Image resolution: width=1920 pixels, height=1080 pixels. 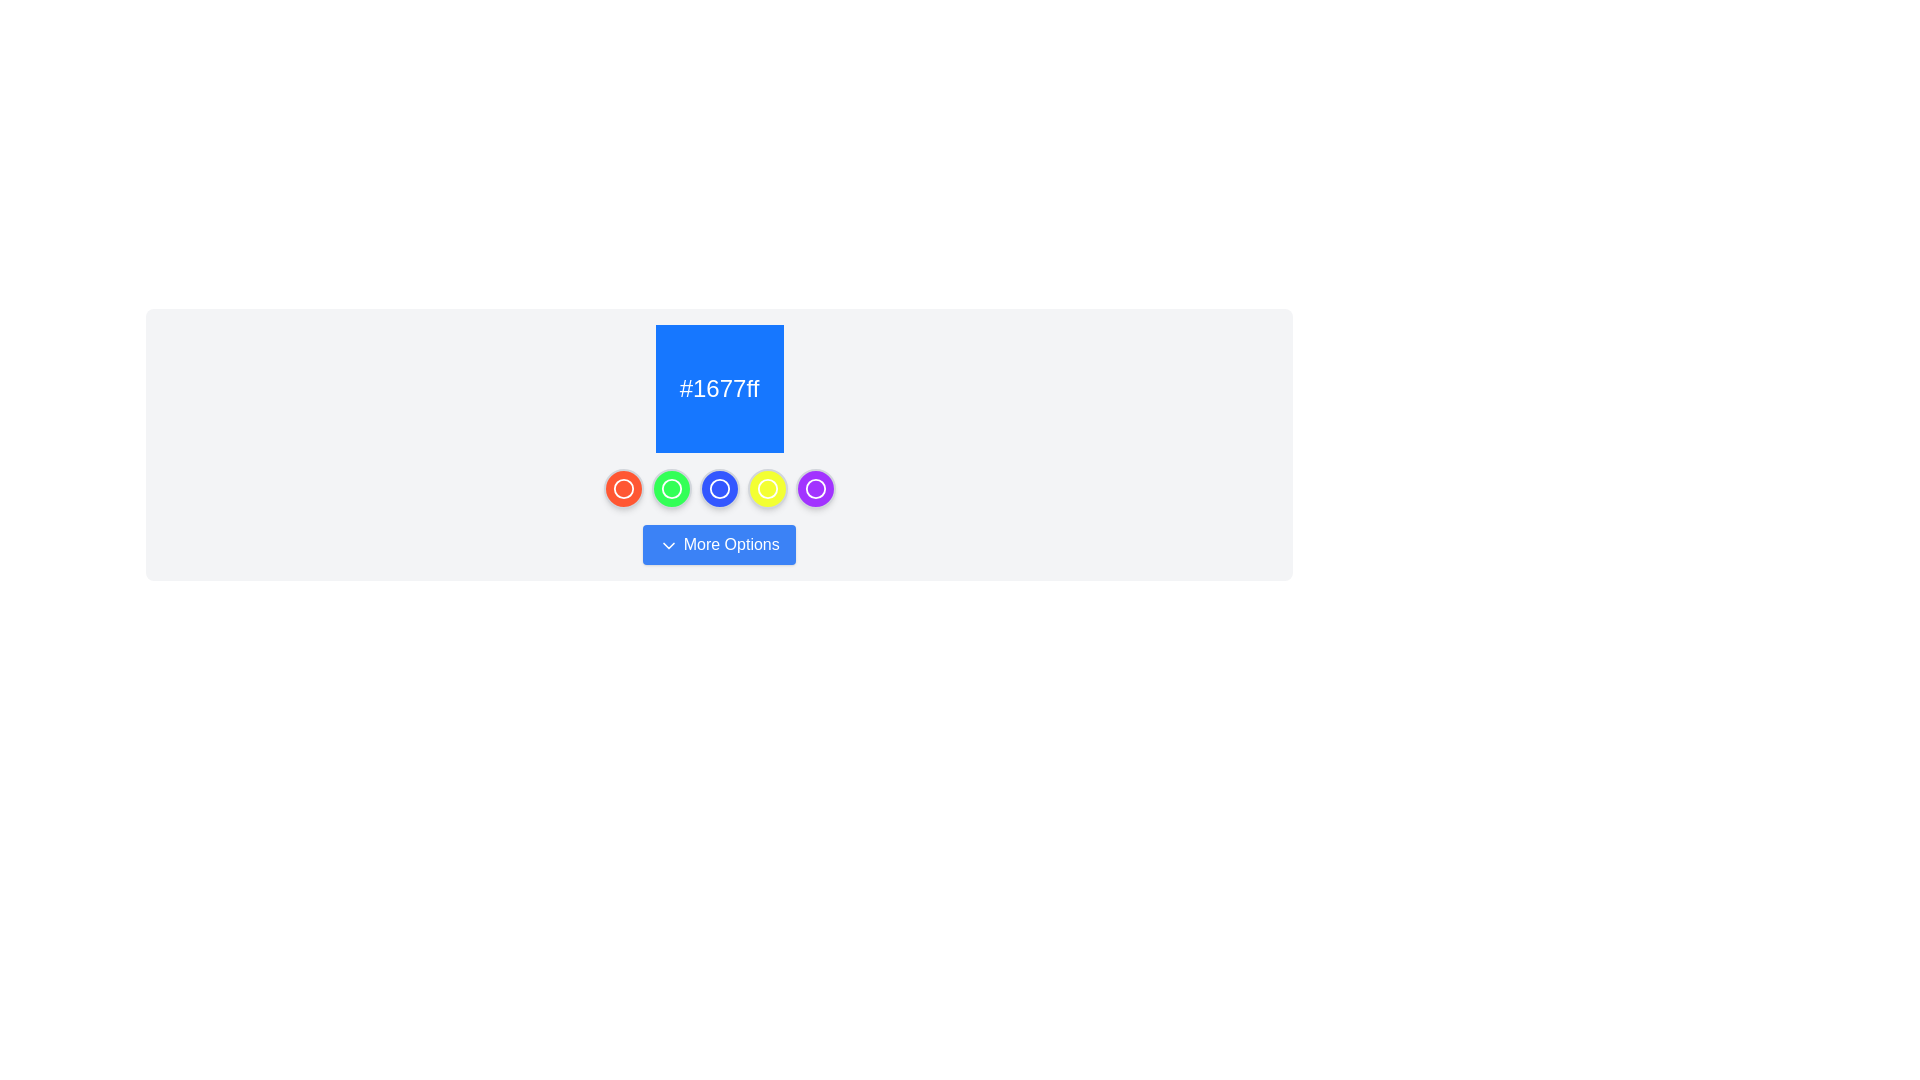 I want to click on the circular purple icon located on the far right of the row of circular icons, so click(x=815, y=489).